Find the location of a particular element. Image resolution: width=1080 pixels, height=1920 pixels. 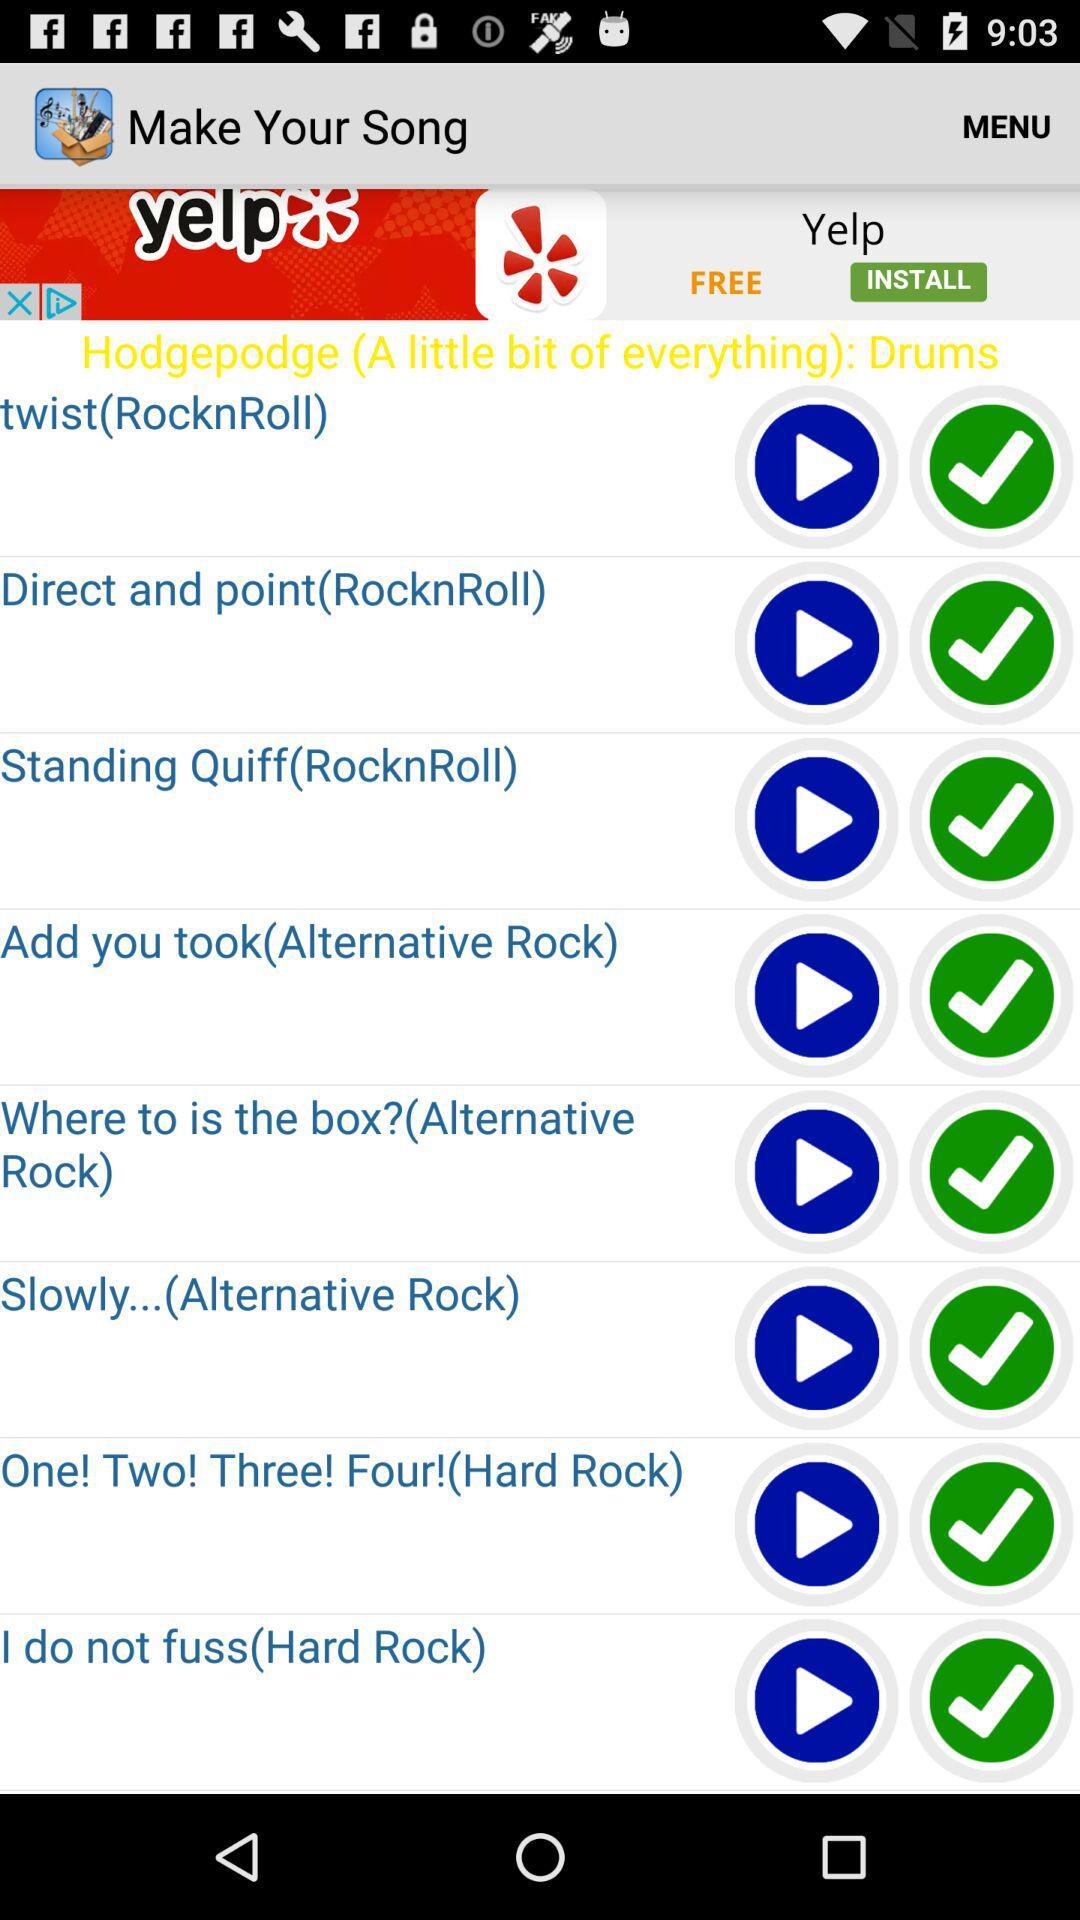

button is located at coordinates (817, 644).